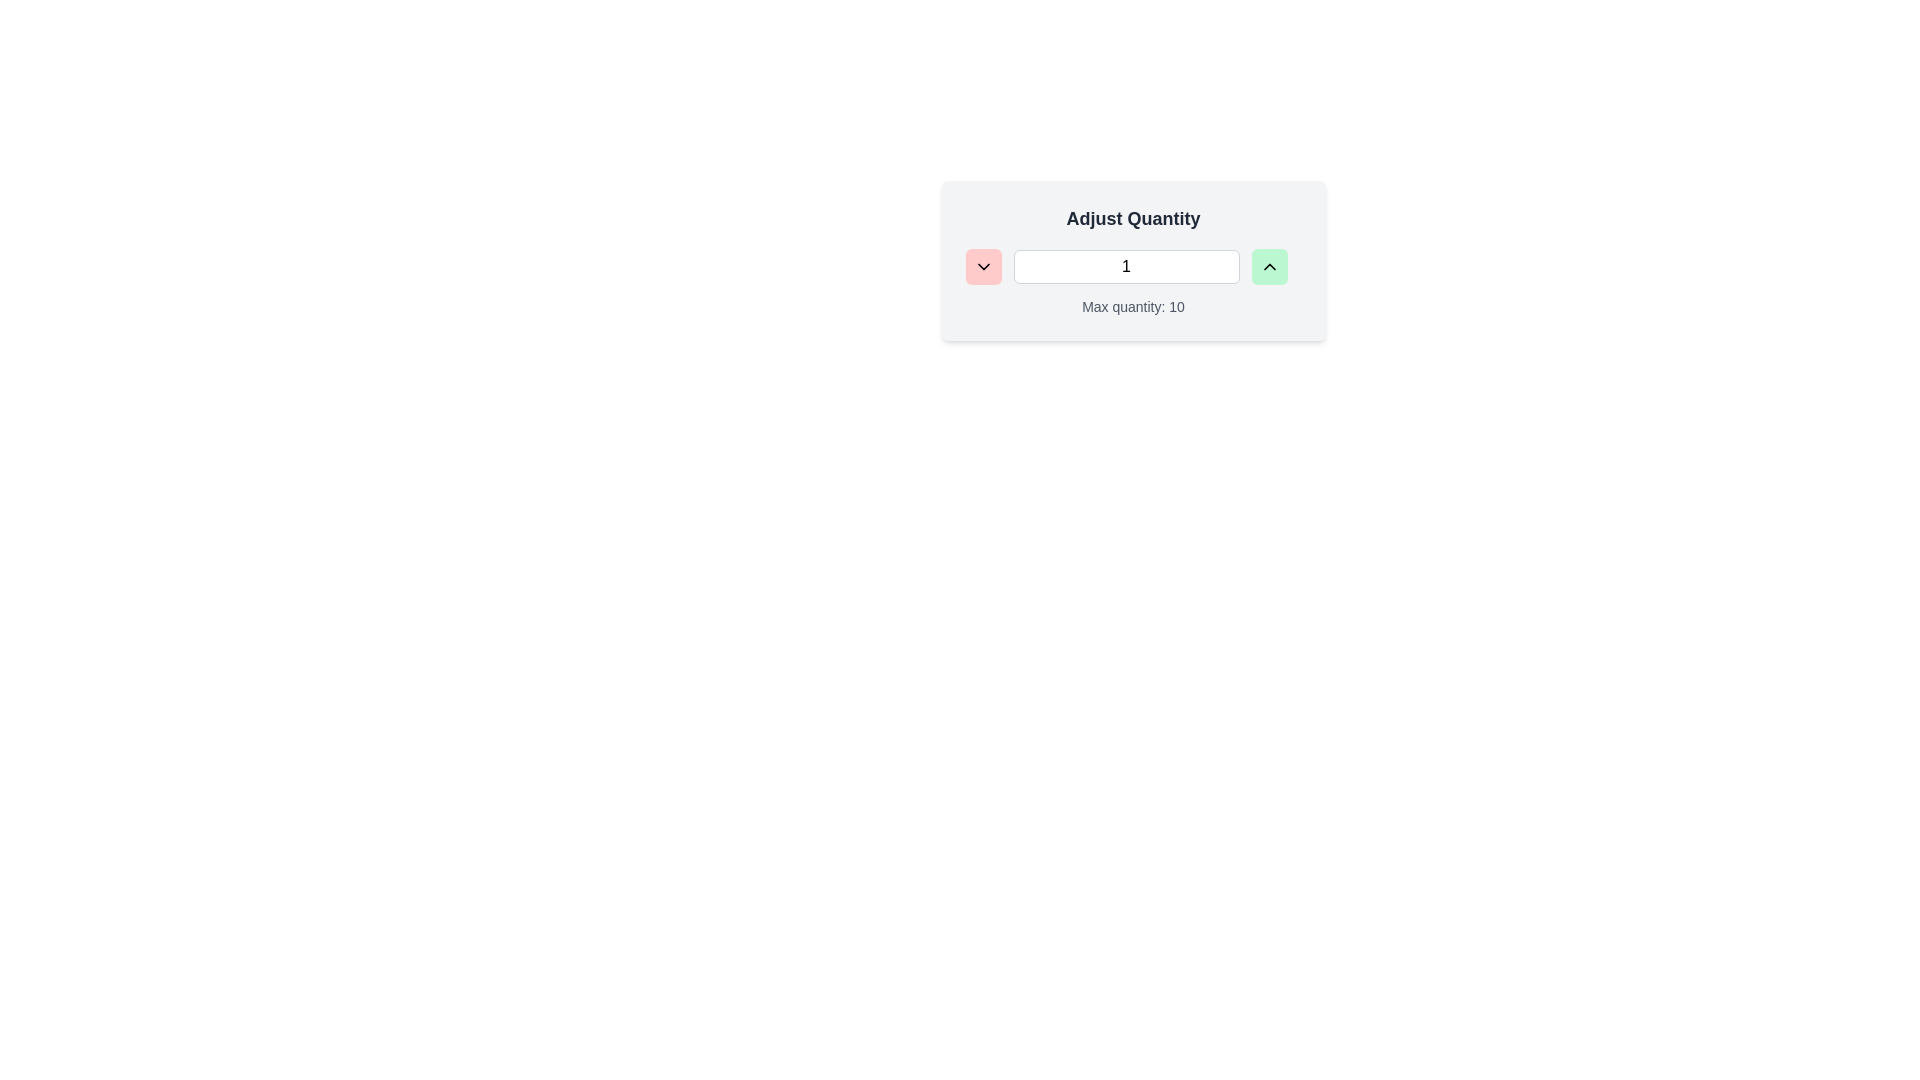 The height and width of the screenshot is (1080, 1920). What do you see at coordinates (1268, 265) in the screenshot?
I see `the chevron-up icon within the green button` at bounding box center [1268, 265].